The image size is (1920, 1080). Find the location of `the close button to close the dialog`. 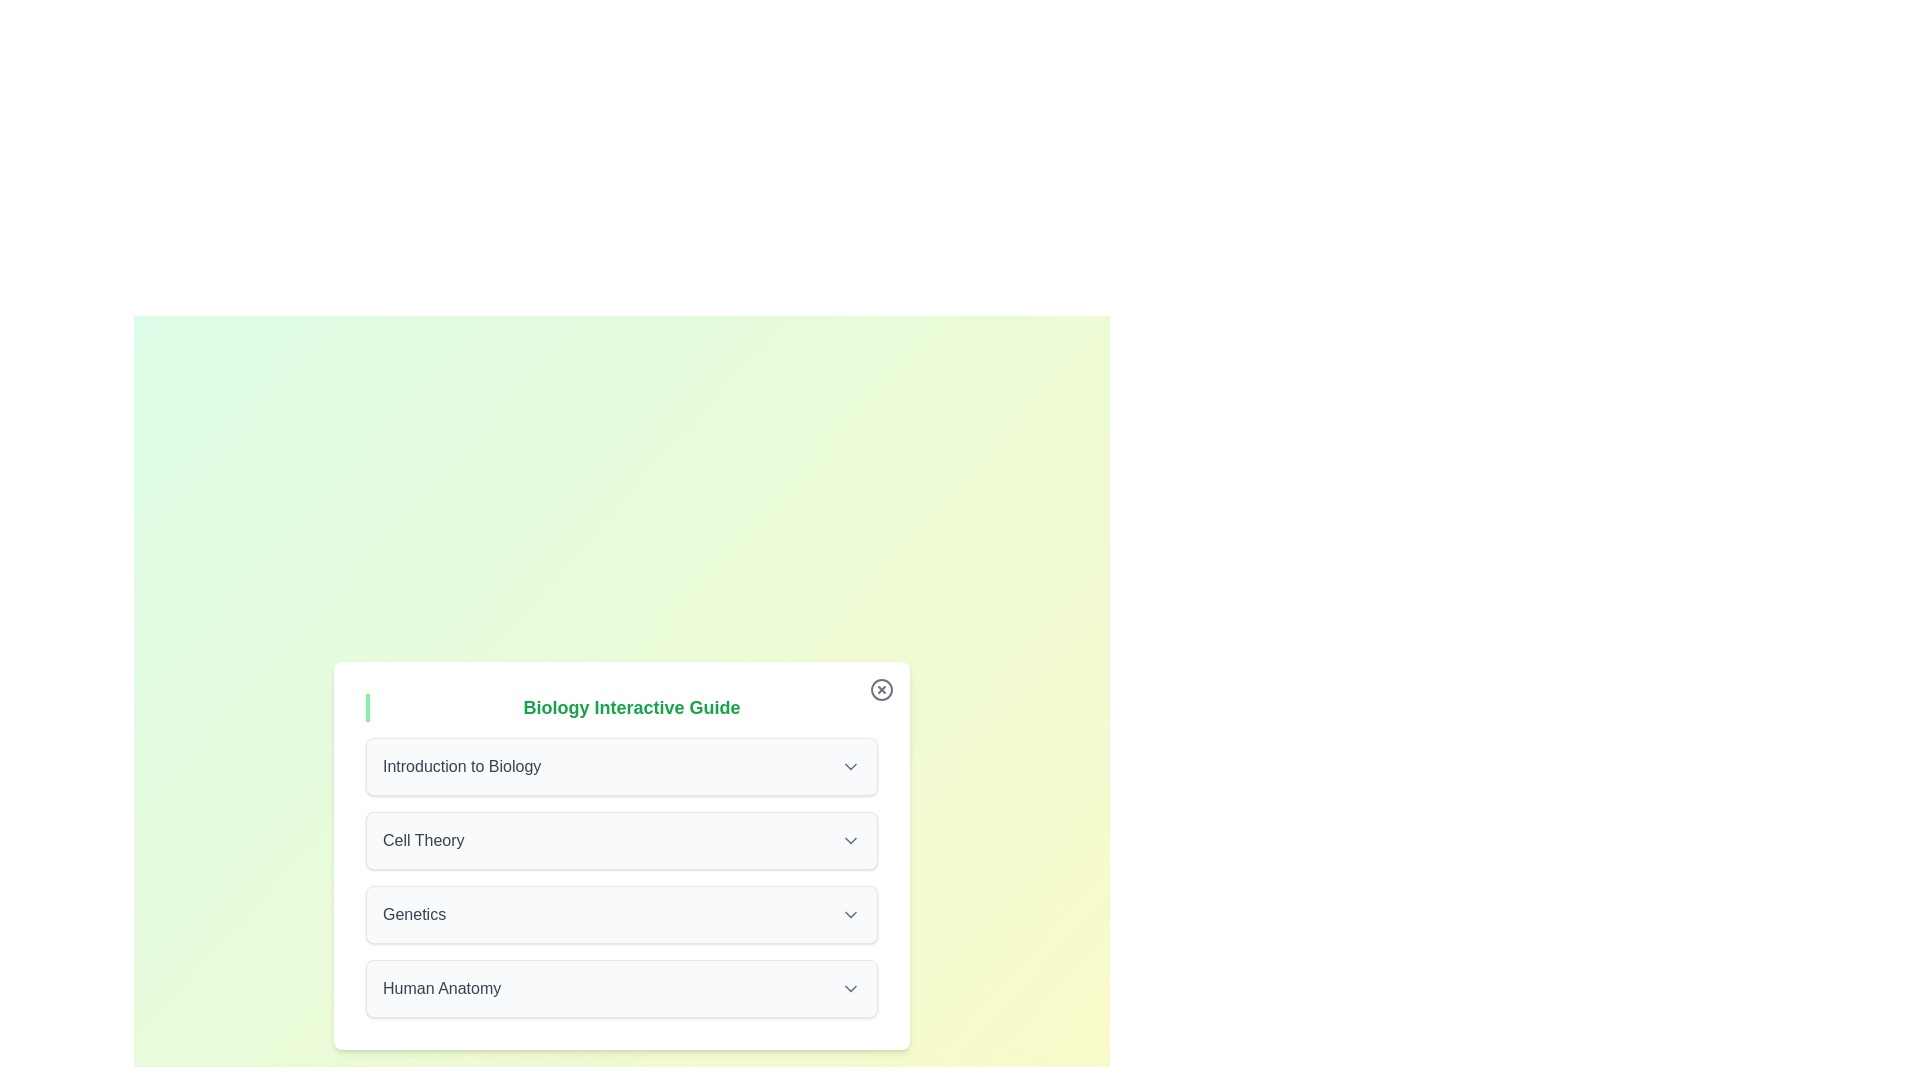

the close button to close the dialog is located at coordinates (881, 689).